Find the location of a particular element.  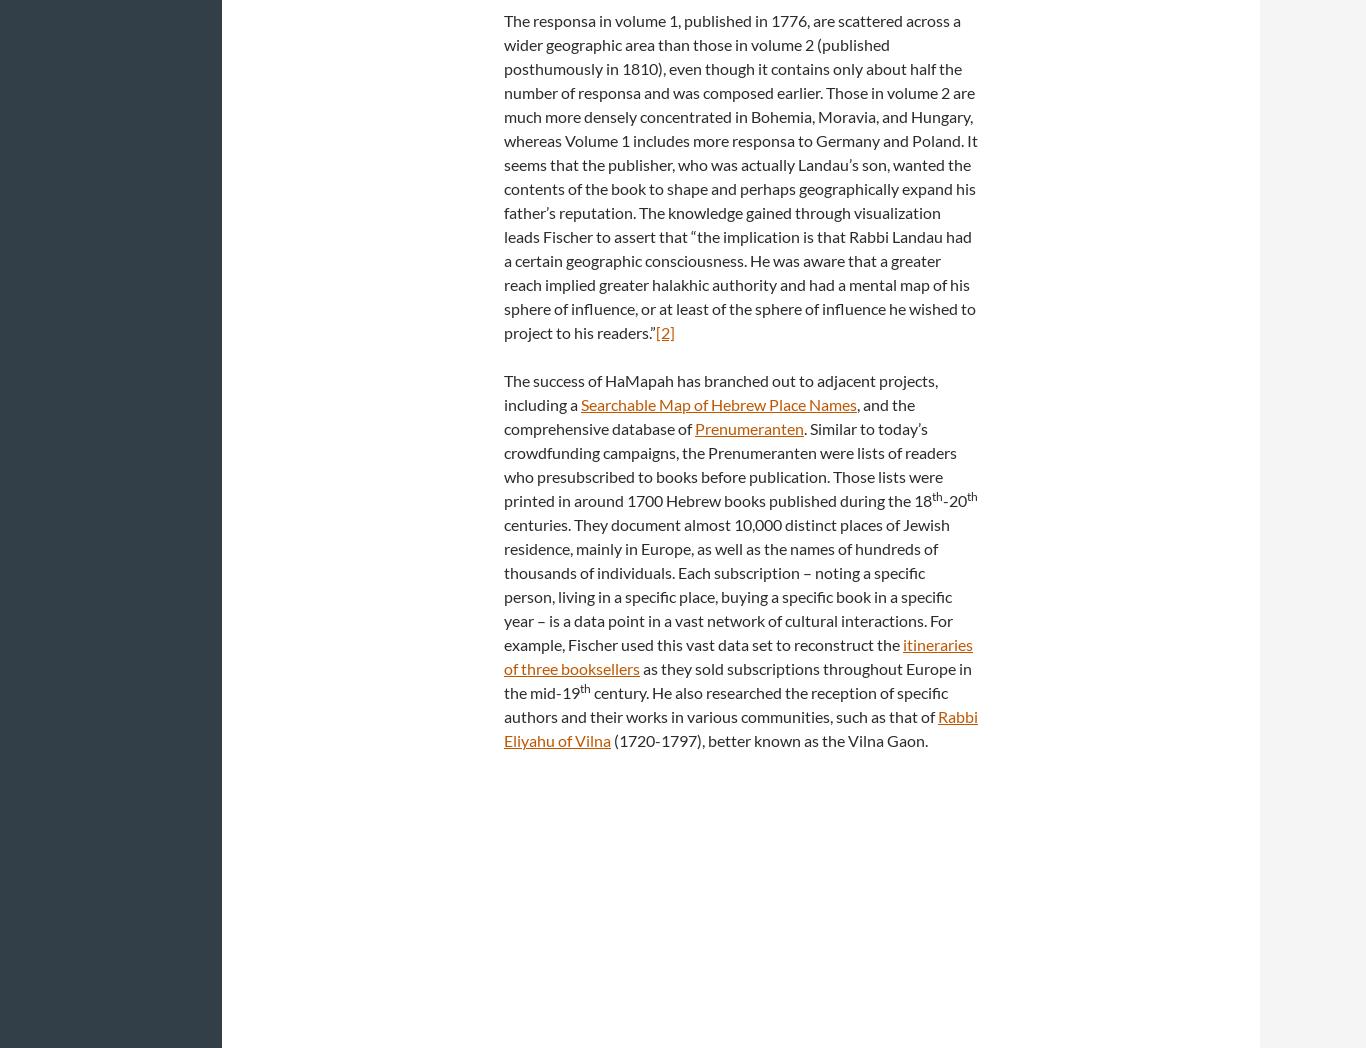

', and the comprehensive database of' is located at coordinates (709, 416).